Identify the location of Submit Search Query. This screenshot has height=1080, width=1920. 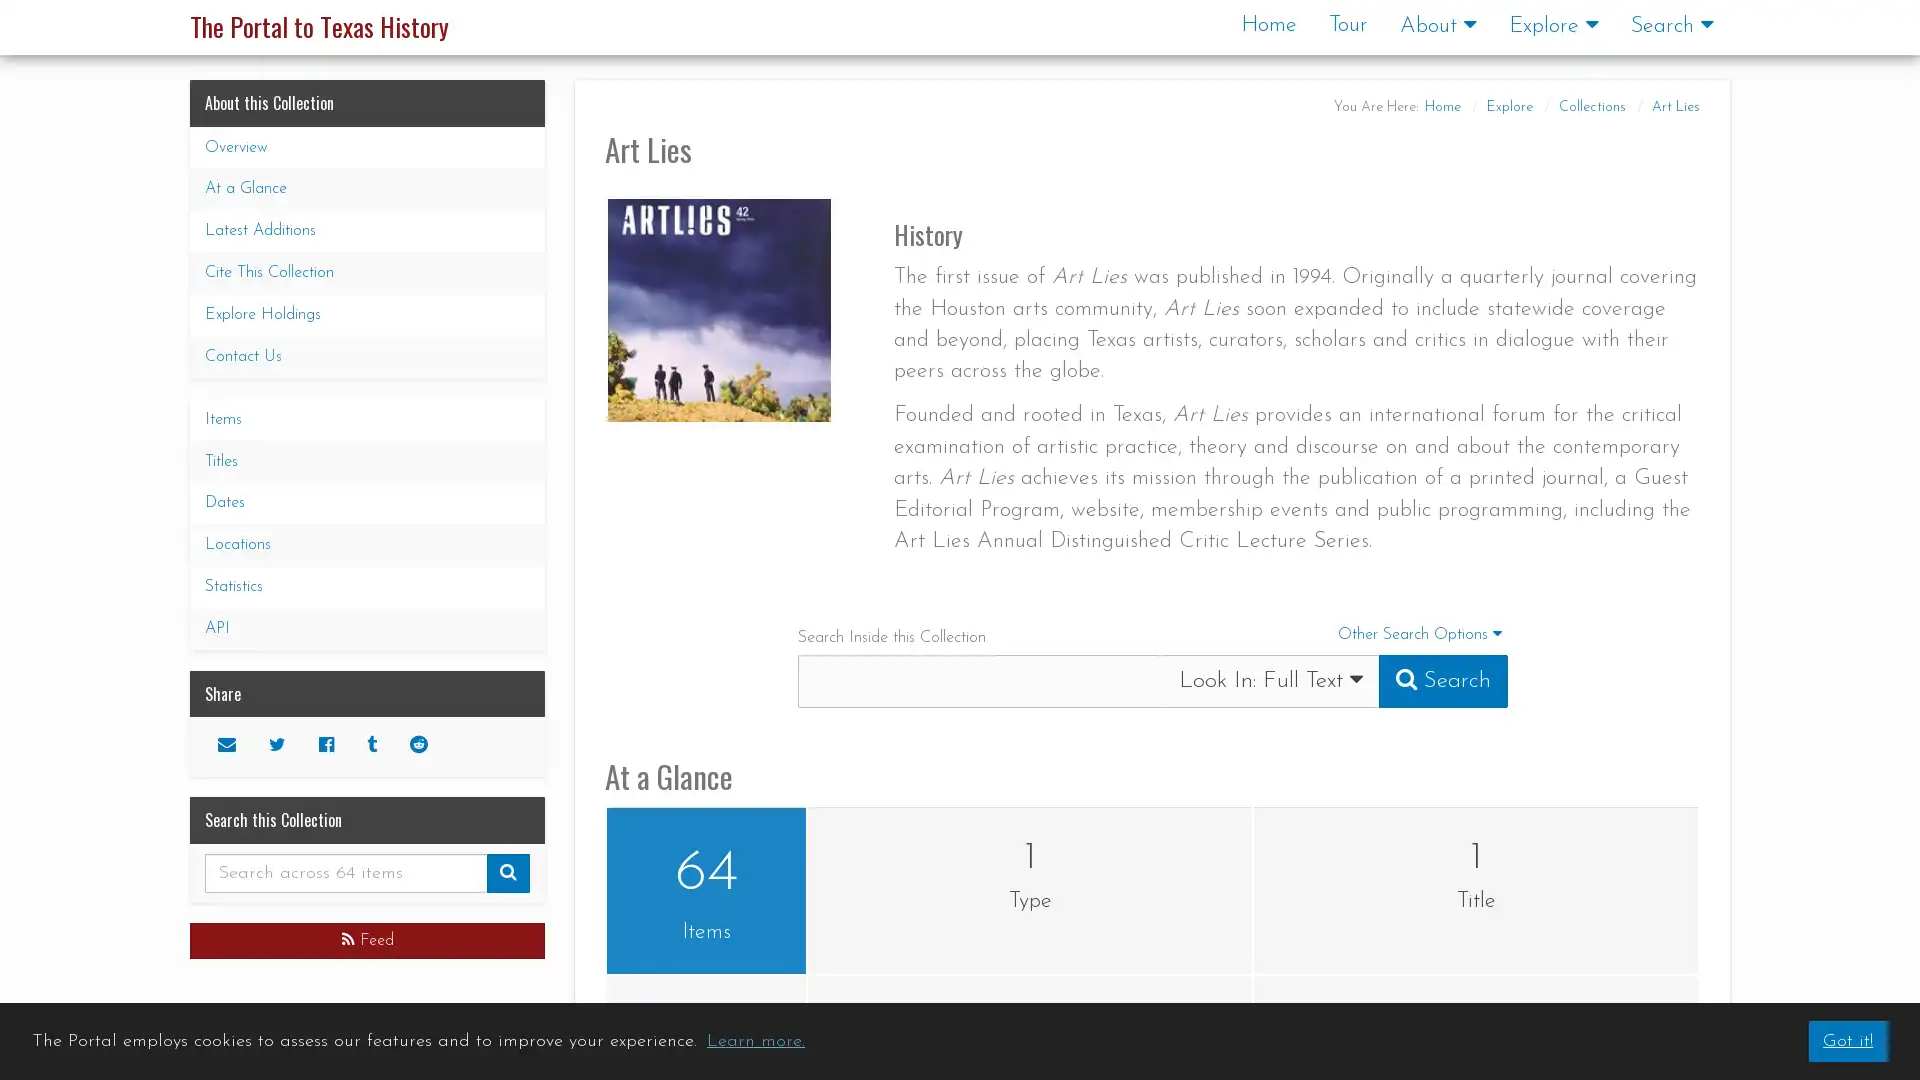
(1442, 680).